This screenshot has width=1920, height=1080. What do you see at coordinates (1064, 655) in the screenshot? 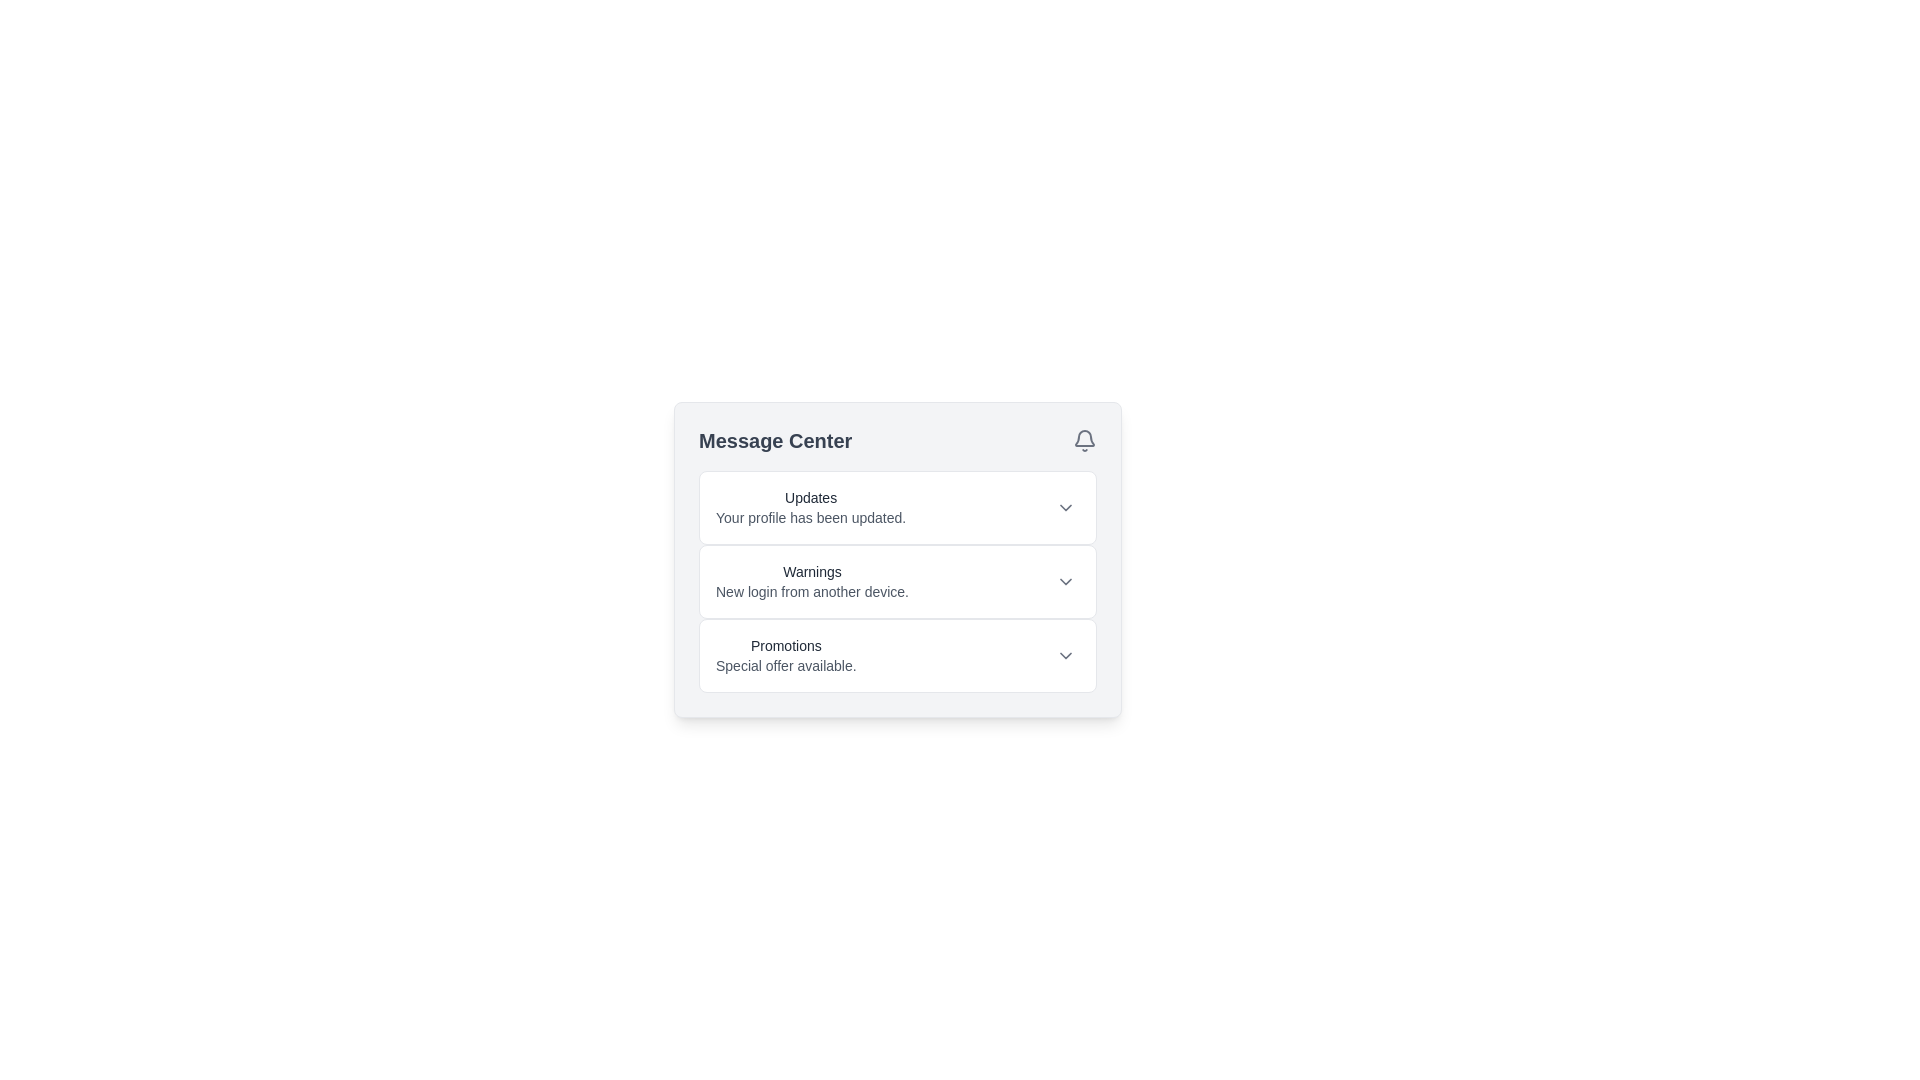
I see `the chevron icon used to toggle the visibility of the 'Promotions' section in the 'Message Center' card` at bounding box center [1064, 655].